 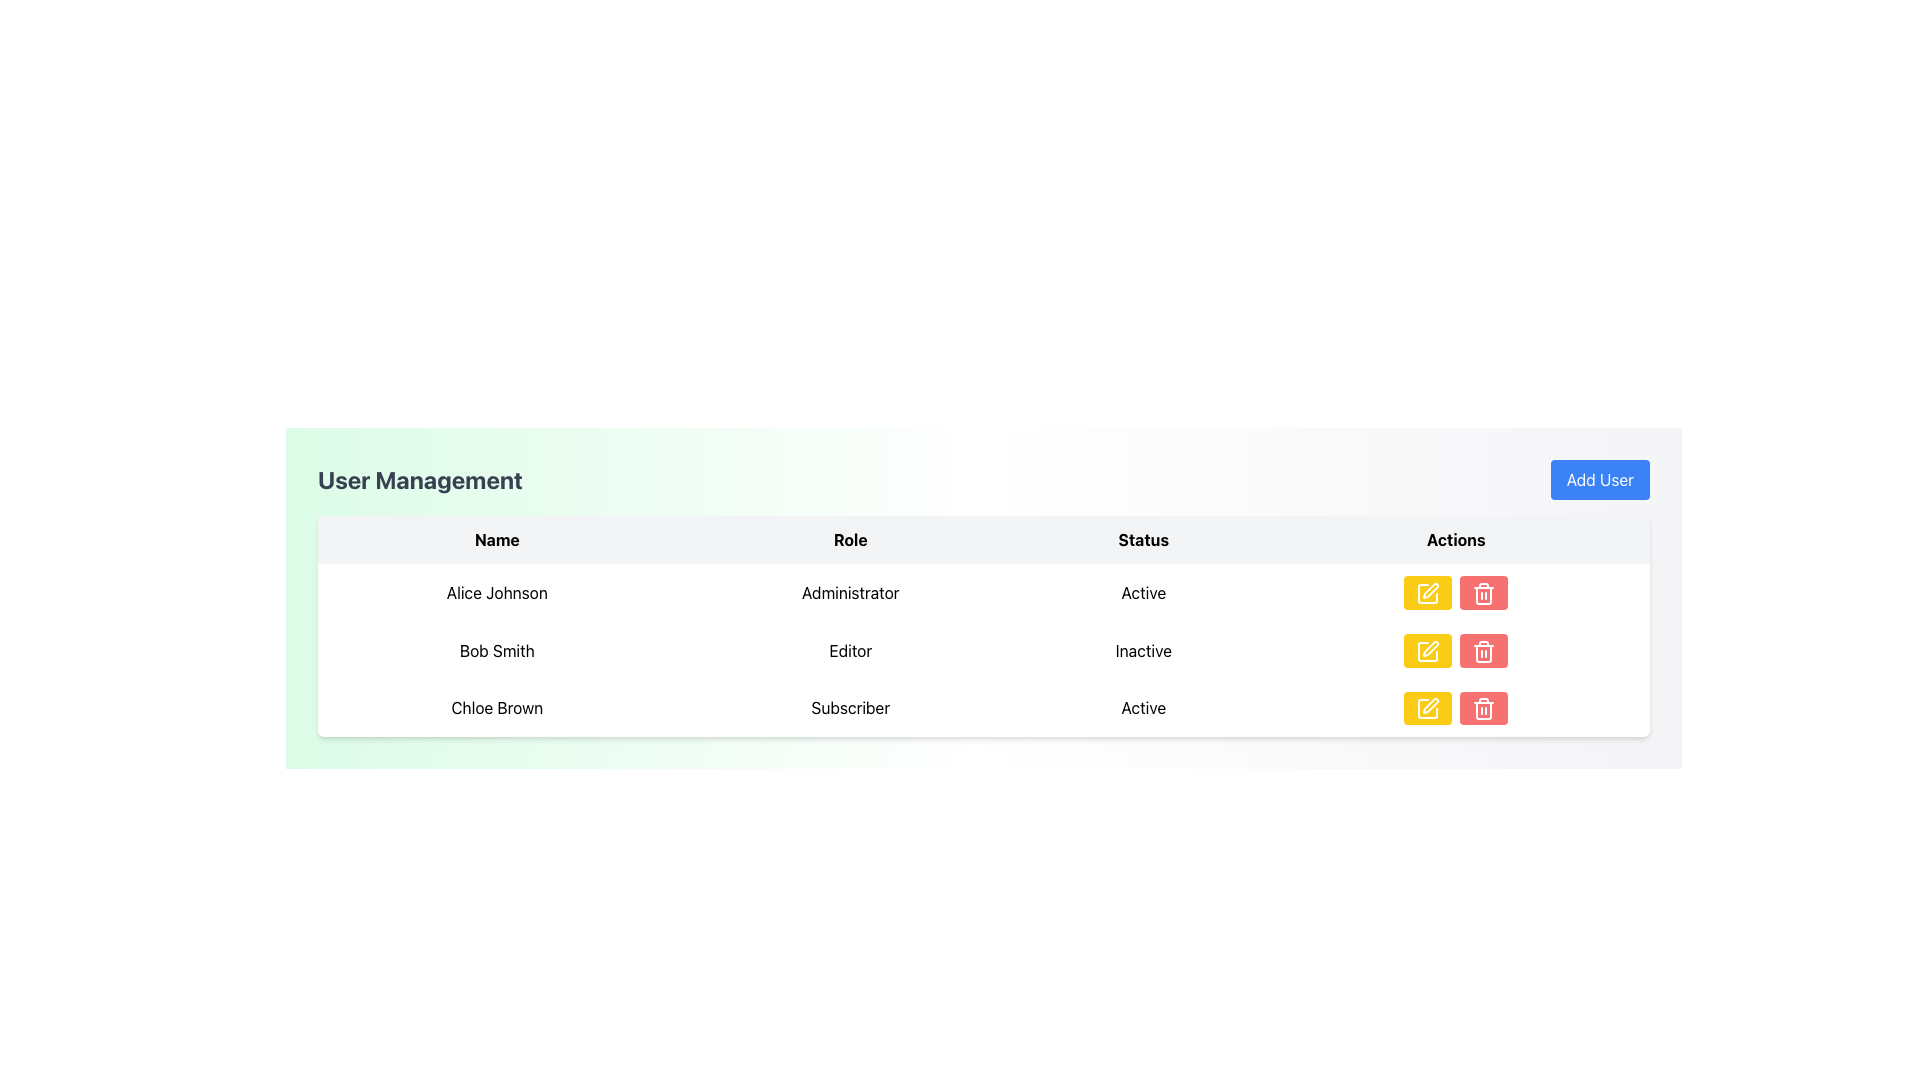 I want to click on the delete button in the 'Actions' column of the User Management table row, which is located to the right of the yellow pen icon button, to initiate the deletion of the corresponding data entry, so click(x=1484, y=591).